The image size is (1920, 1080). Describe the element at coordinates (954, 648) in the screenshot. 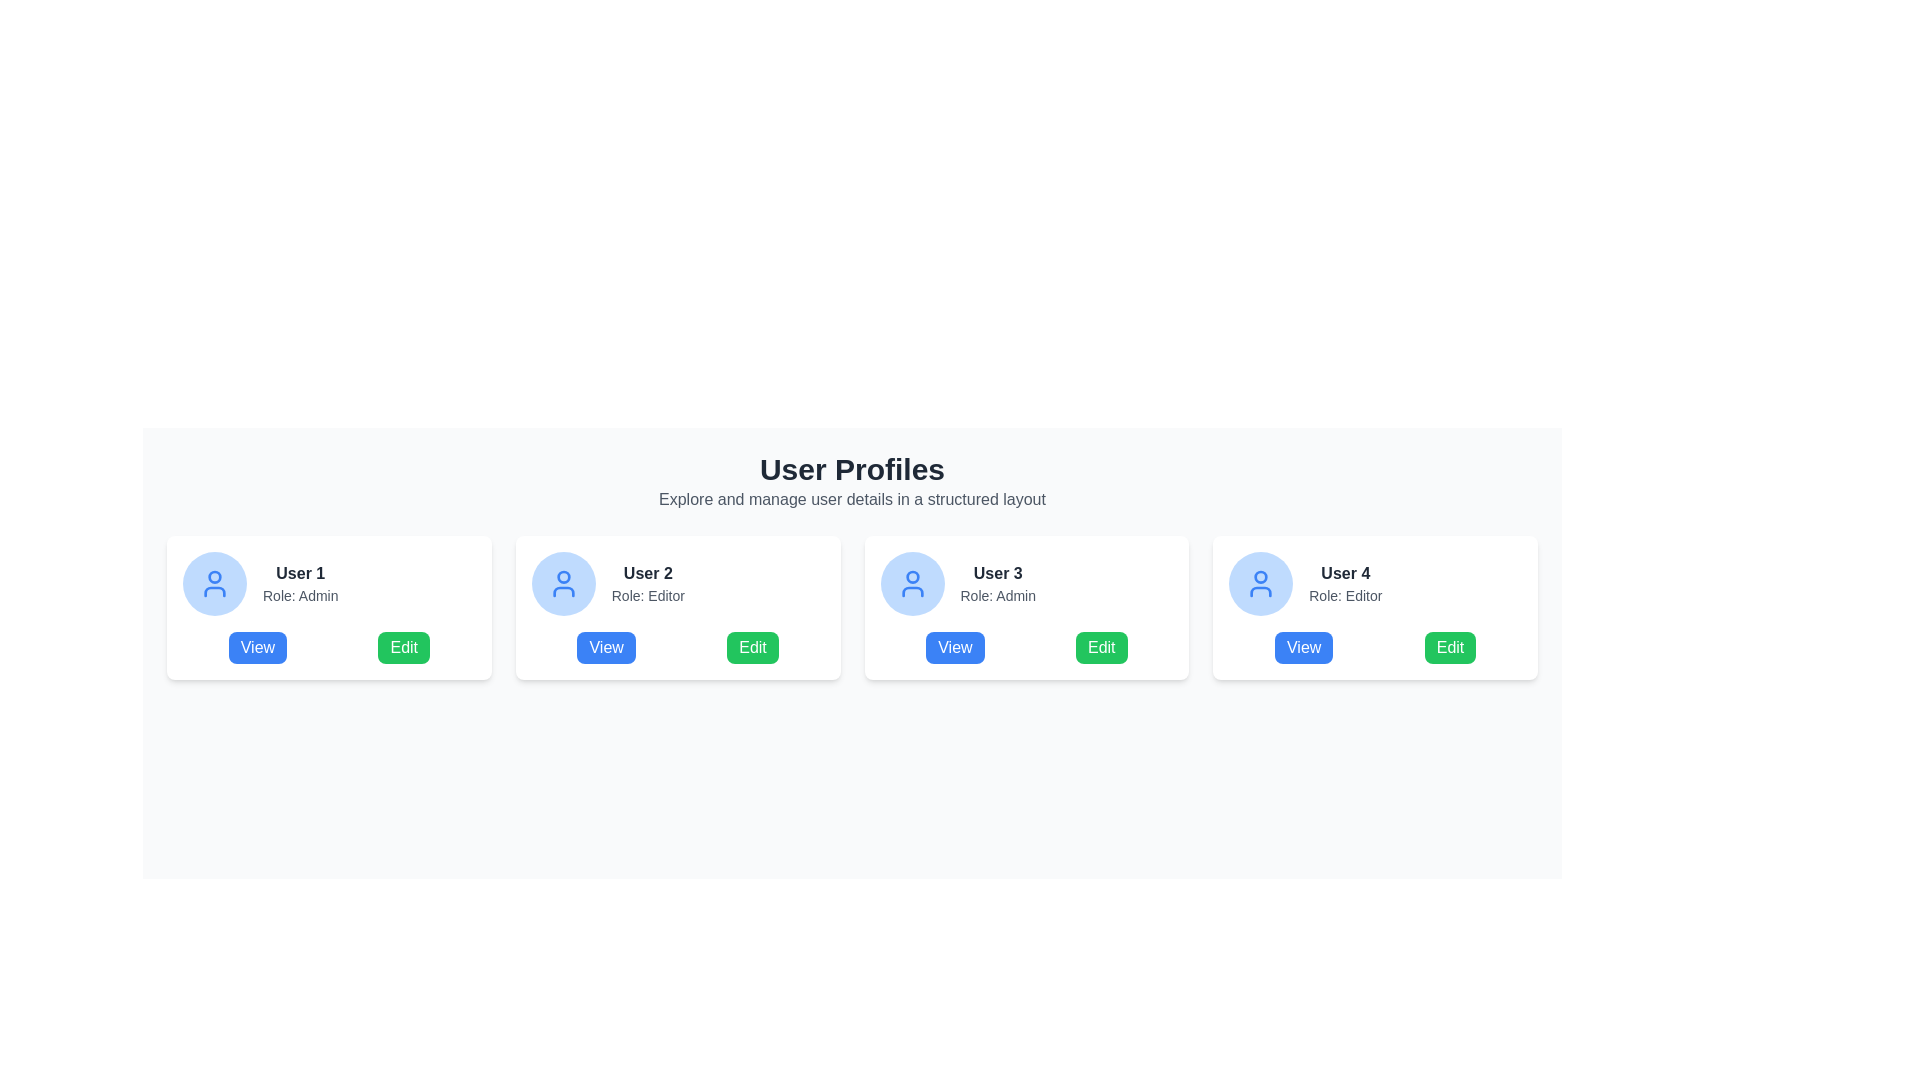

I see `the rectangular button with rounded corners that has a blue background and white text reading 'View', located in the user card for 'User 3: Role: Admin'` at that location.